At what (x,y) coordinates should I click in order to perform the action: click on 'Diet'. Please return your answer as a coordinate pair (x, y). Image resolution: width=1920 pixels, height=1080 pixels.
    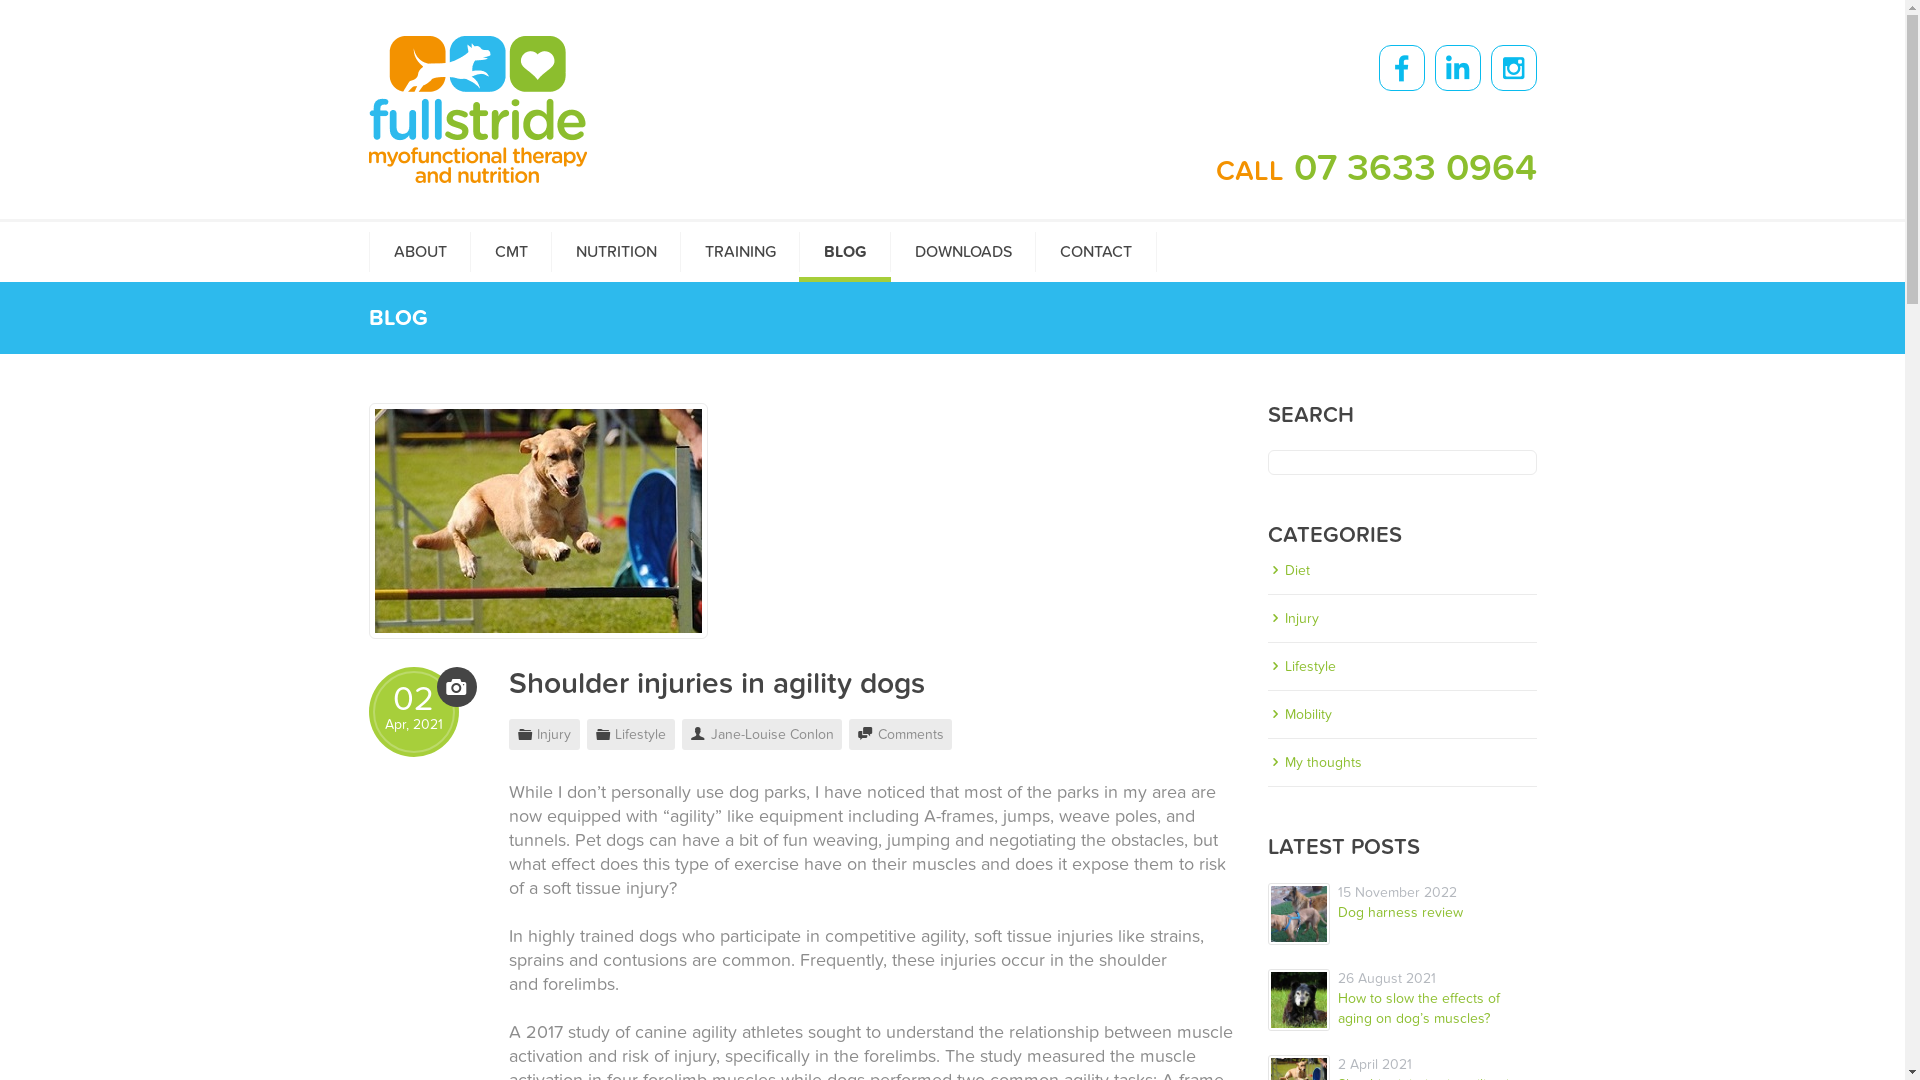
    Looking at the image, I should click on (1401, 570).